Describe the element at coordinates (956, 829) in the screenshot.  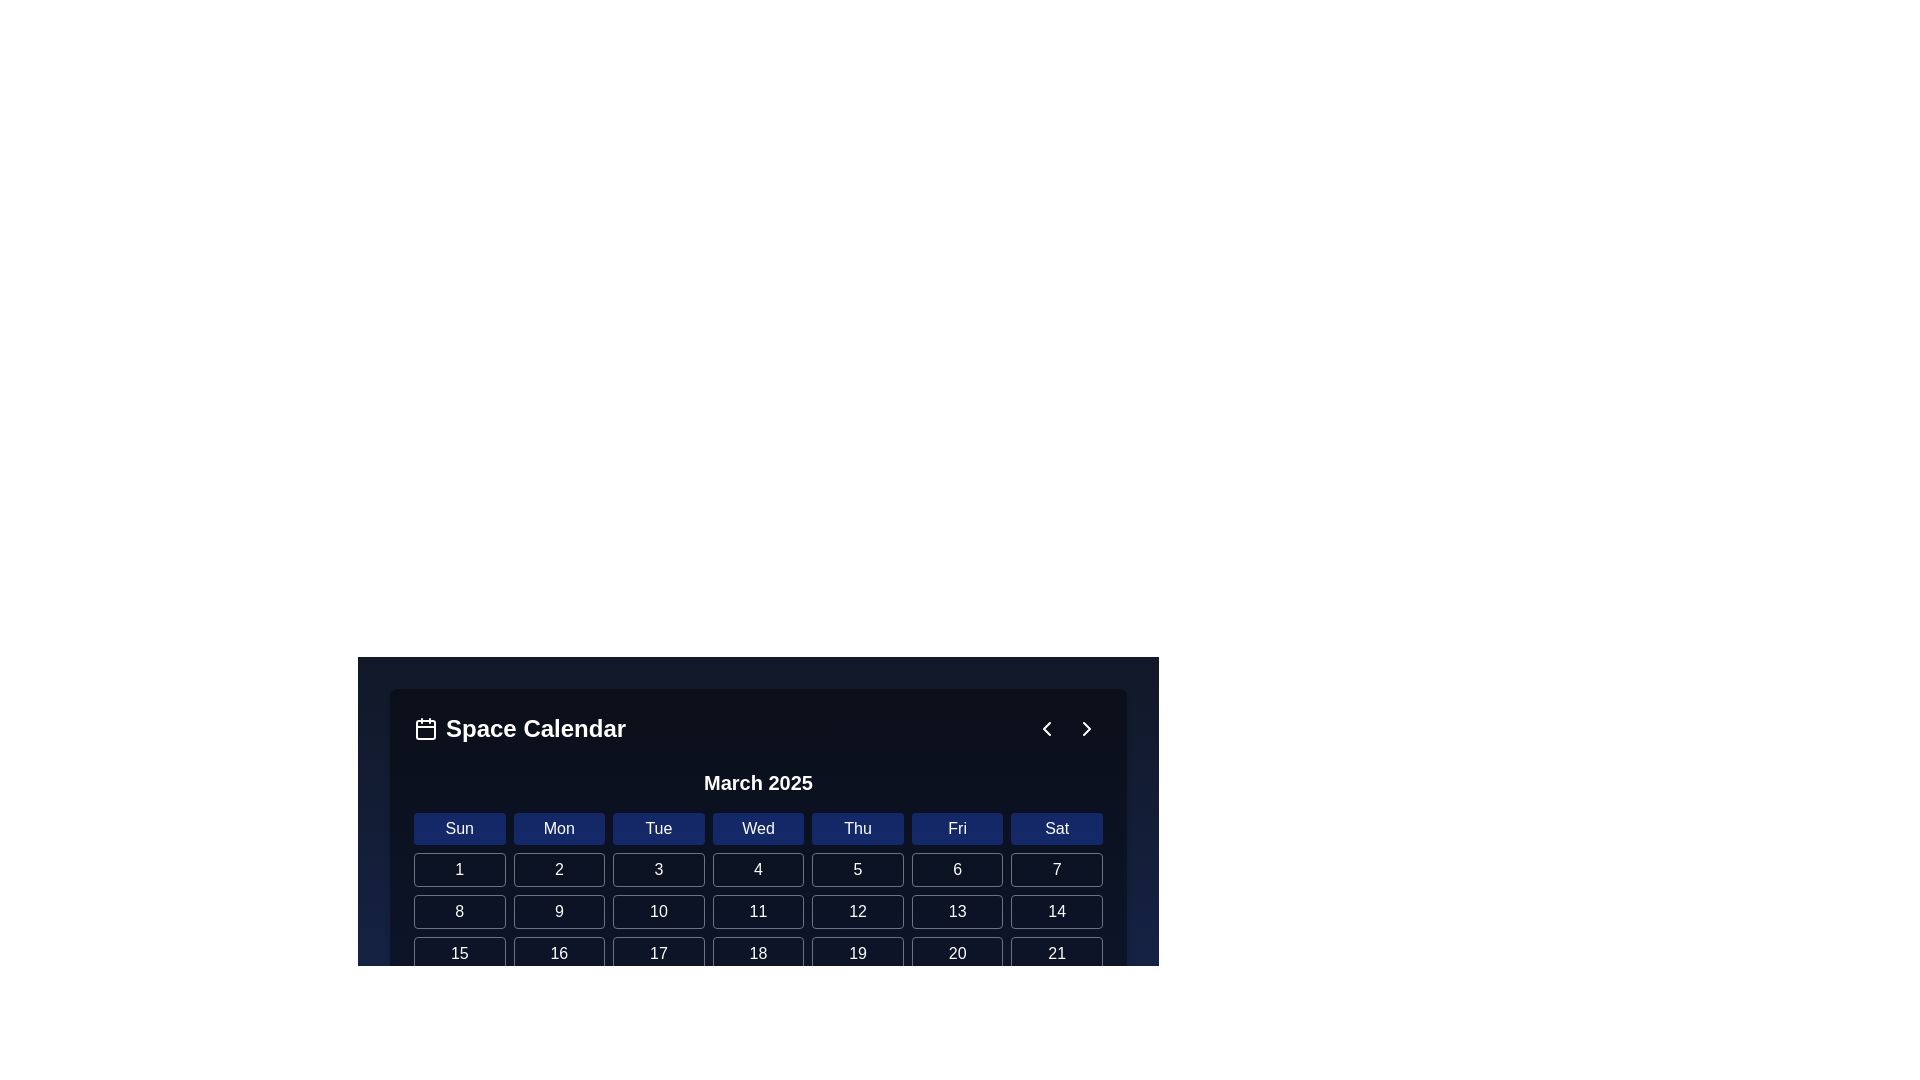
I see `the button representing Friday in the calendar module, which is the sixth button in a seven-column grid at the topmost row` at that location.